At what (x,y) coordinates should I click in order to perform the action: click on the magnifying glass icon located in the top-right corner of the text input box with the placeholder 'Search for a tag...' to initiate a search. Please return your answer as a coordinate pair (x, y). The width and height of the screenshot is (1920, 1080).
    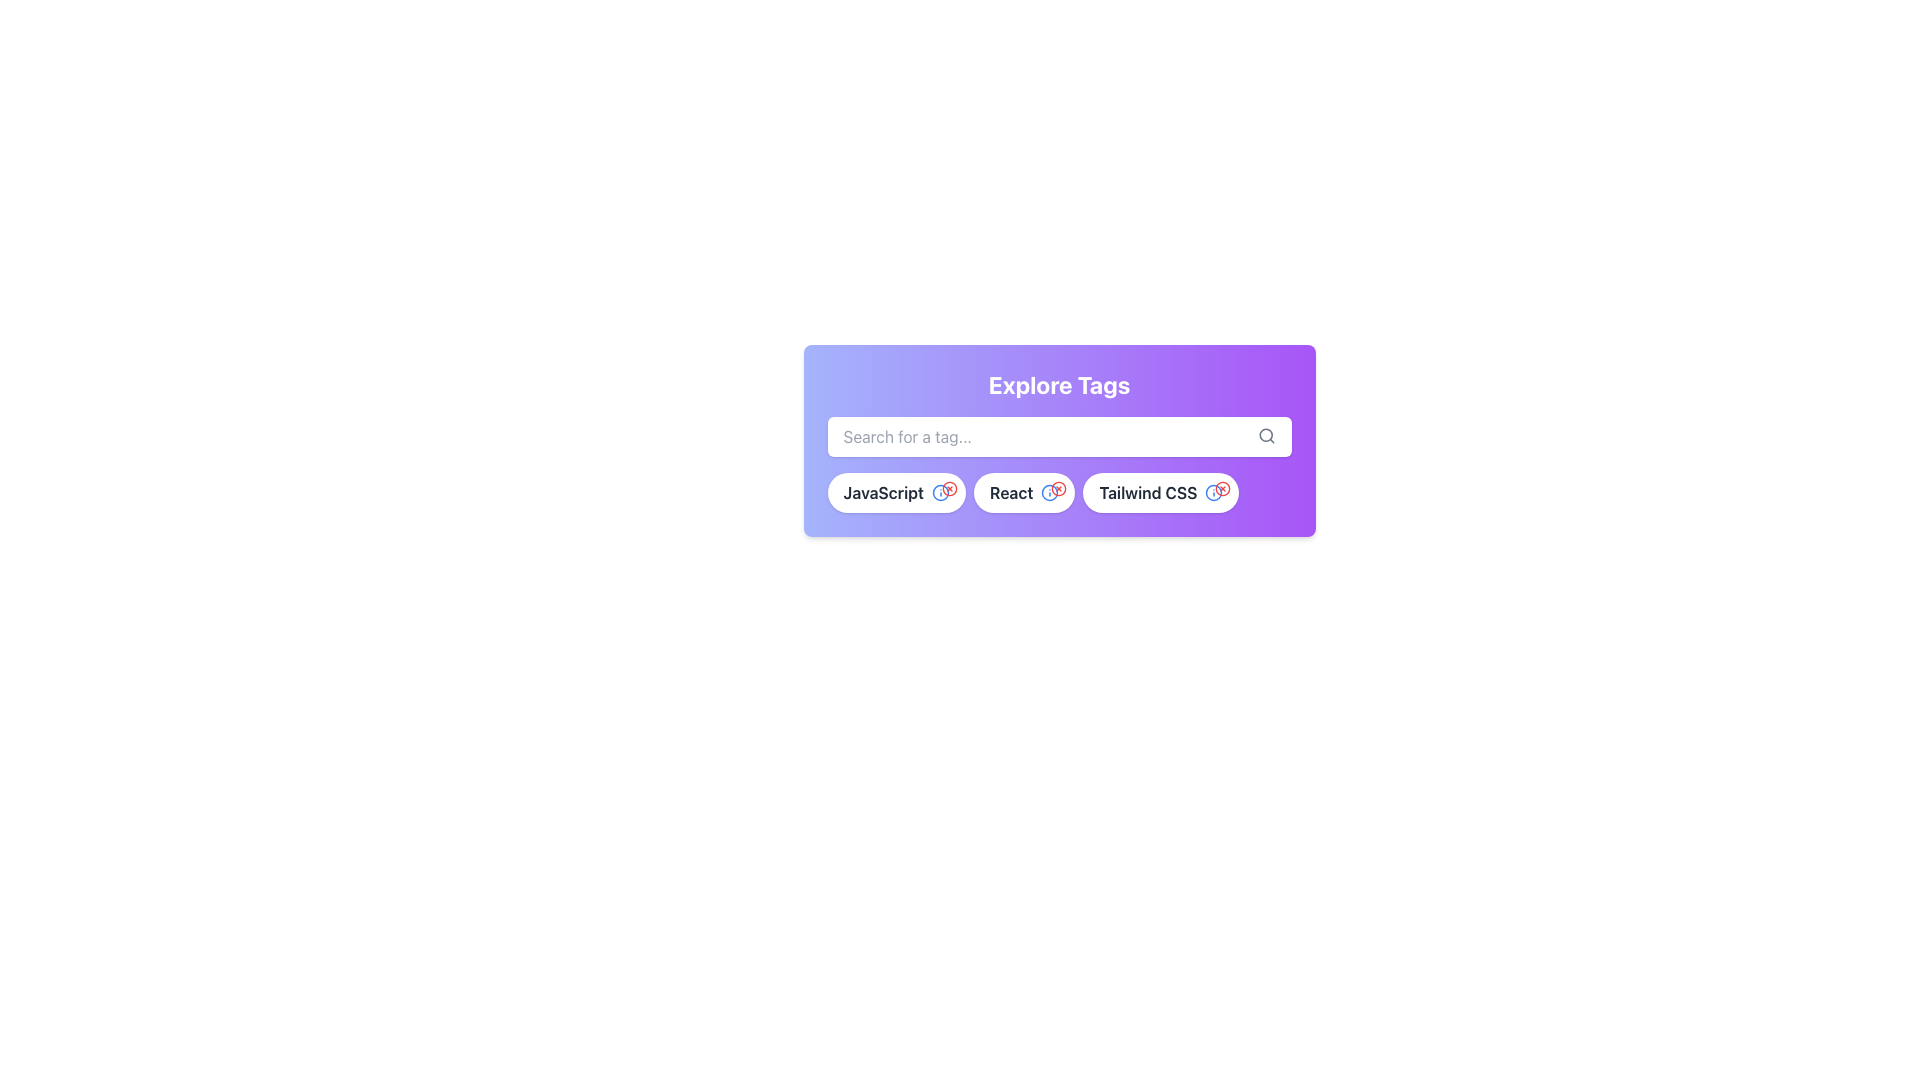
    Looking at the image, I should click on (1265, 434).